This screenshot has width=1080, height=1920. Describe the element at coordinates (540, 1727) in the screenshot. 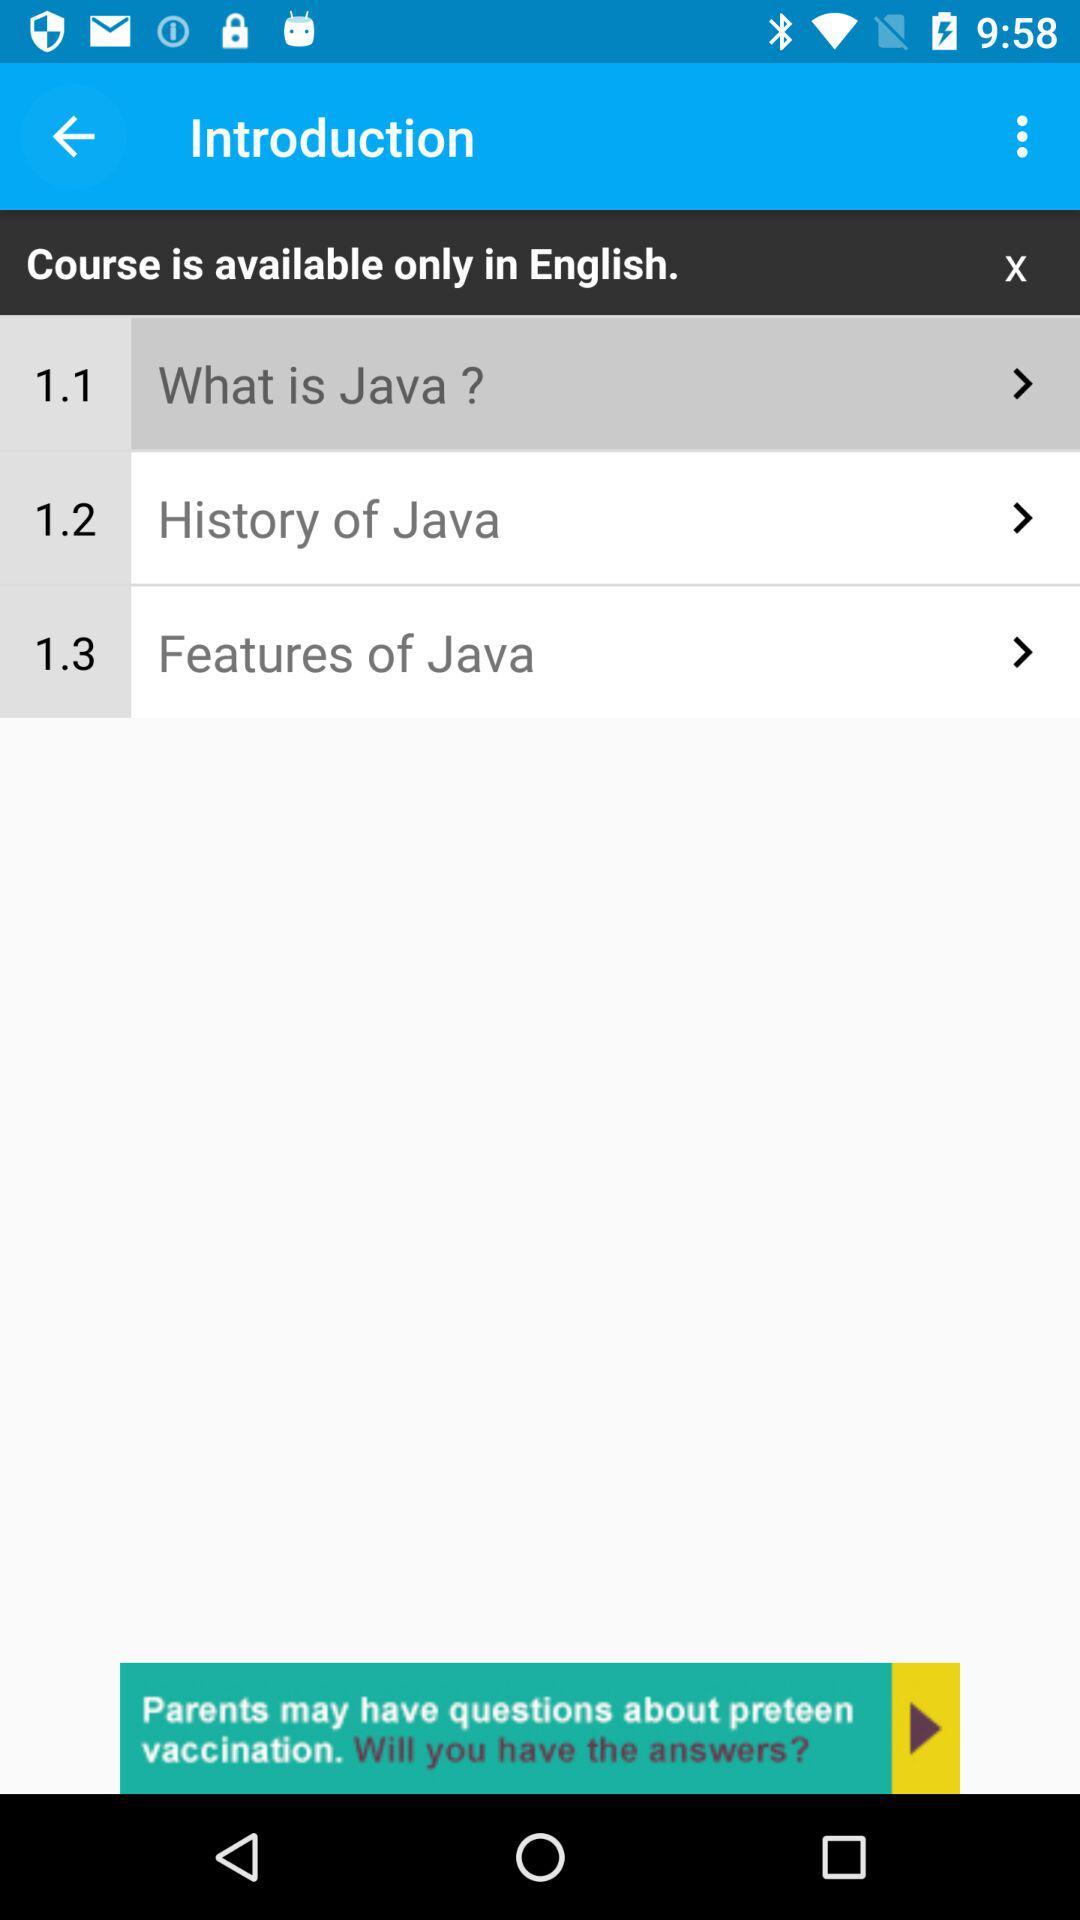

I see `ask the question` at that location.